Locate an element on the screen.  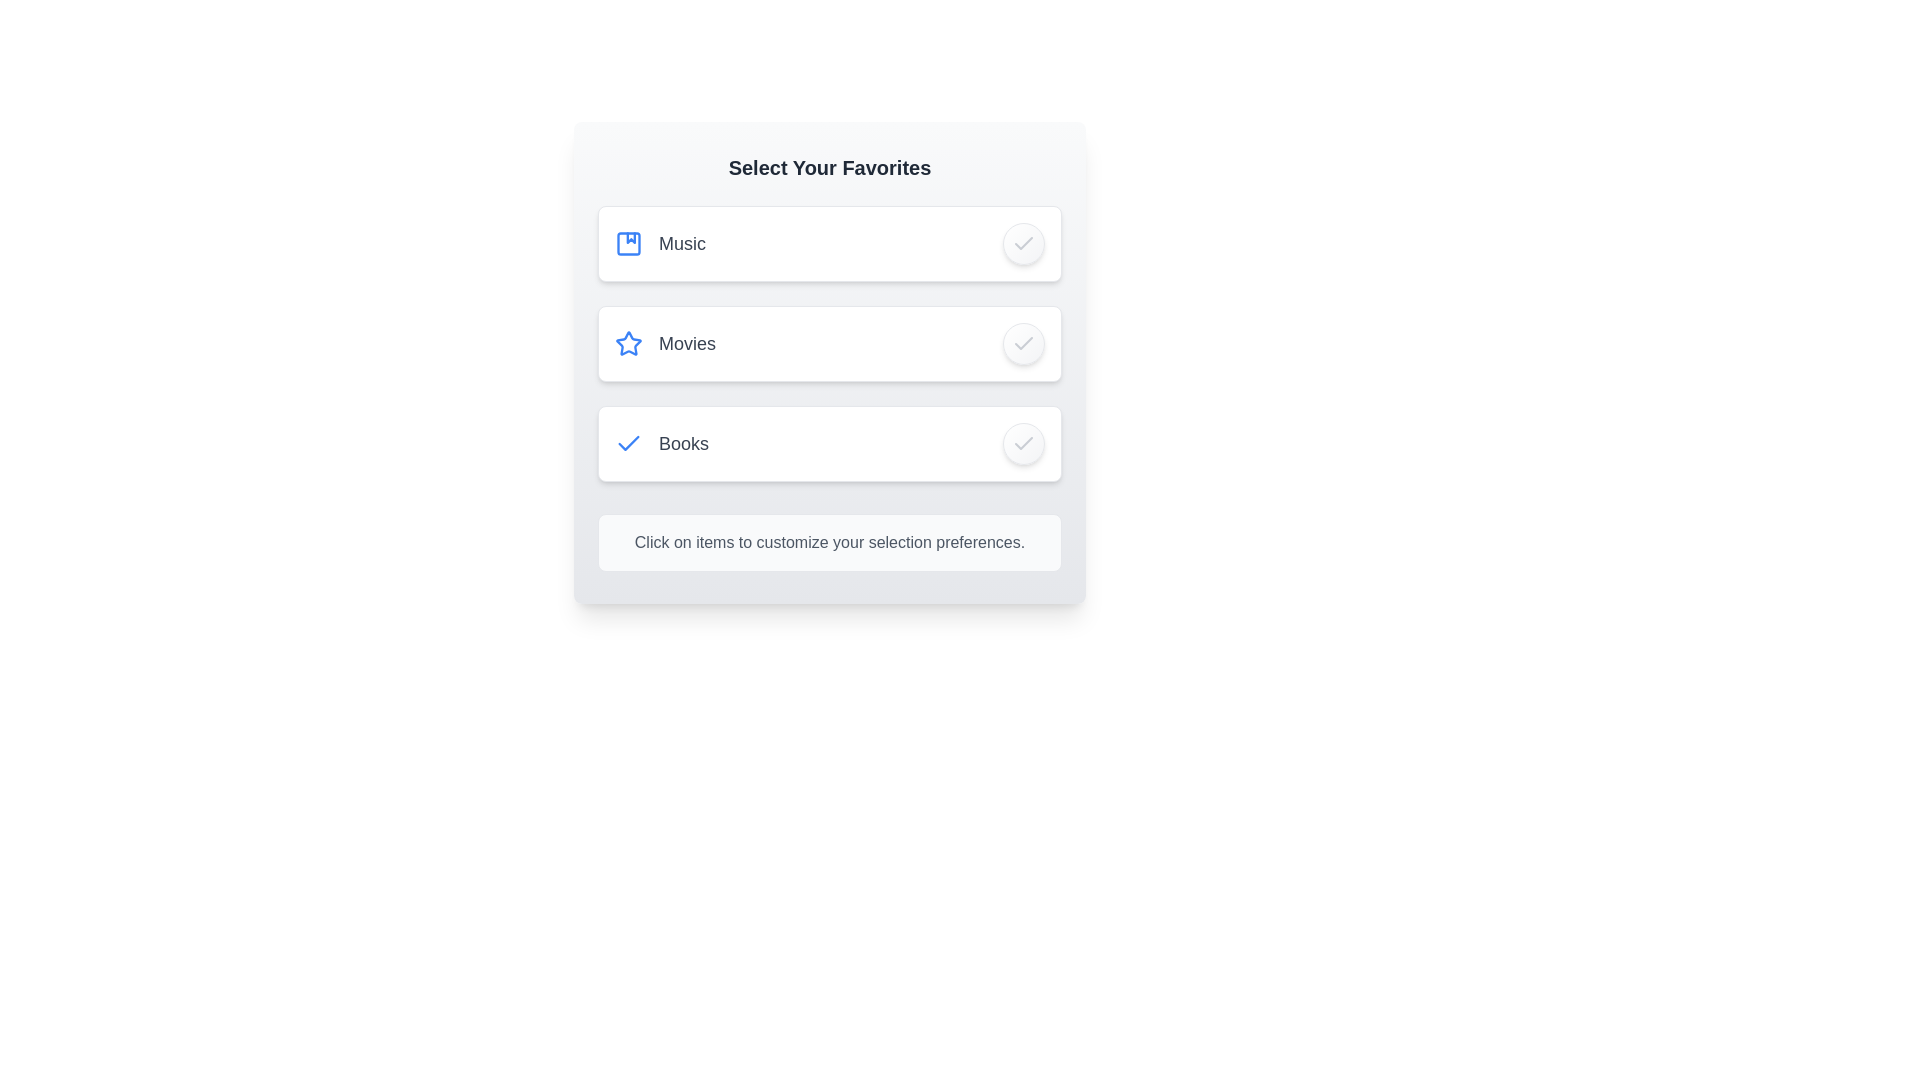
the Interactive selection card labeled 'Movies' is located at coordinates (830, 362).